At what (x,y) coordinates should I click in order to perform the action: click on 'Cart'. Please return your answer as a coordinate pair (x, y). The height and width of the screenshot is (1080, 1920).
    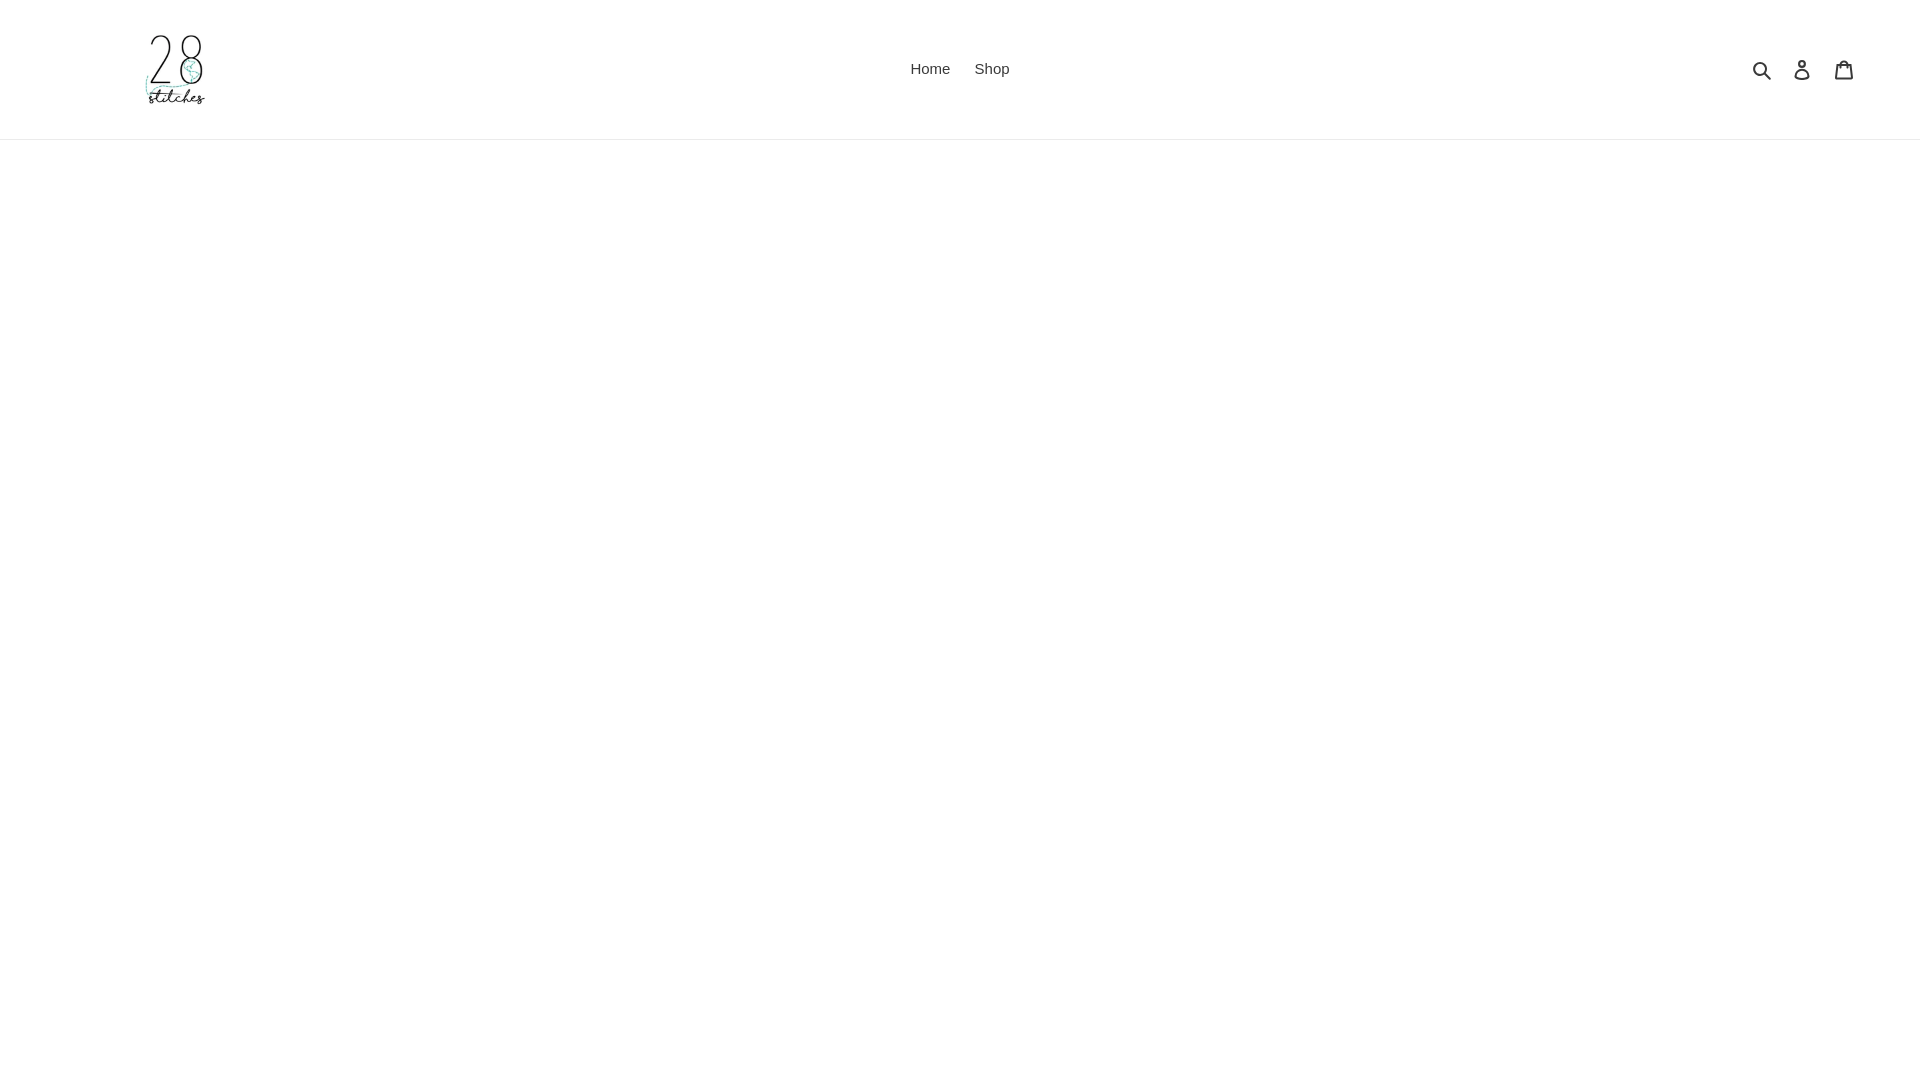
    Looking at the image, I should click on (1842, 68).